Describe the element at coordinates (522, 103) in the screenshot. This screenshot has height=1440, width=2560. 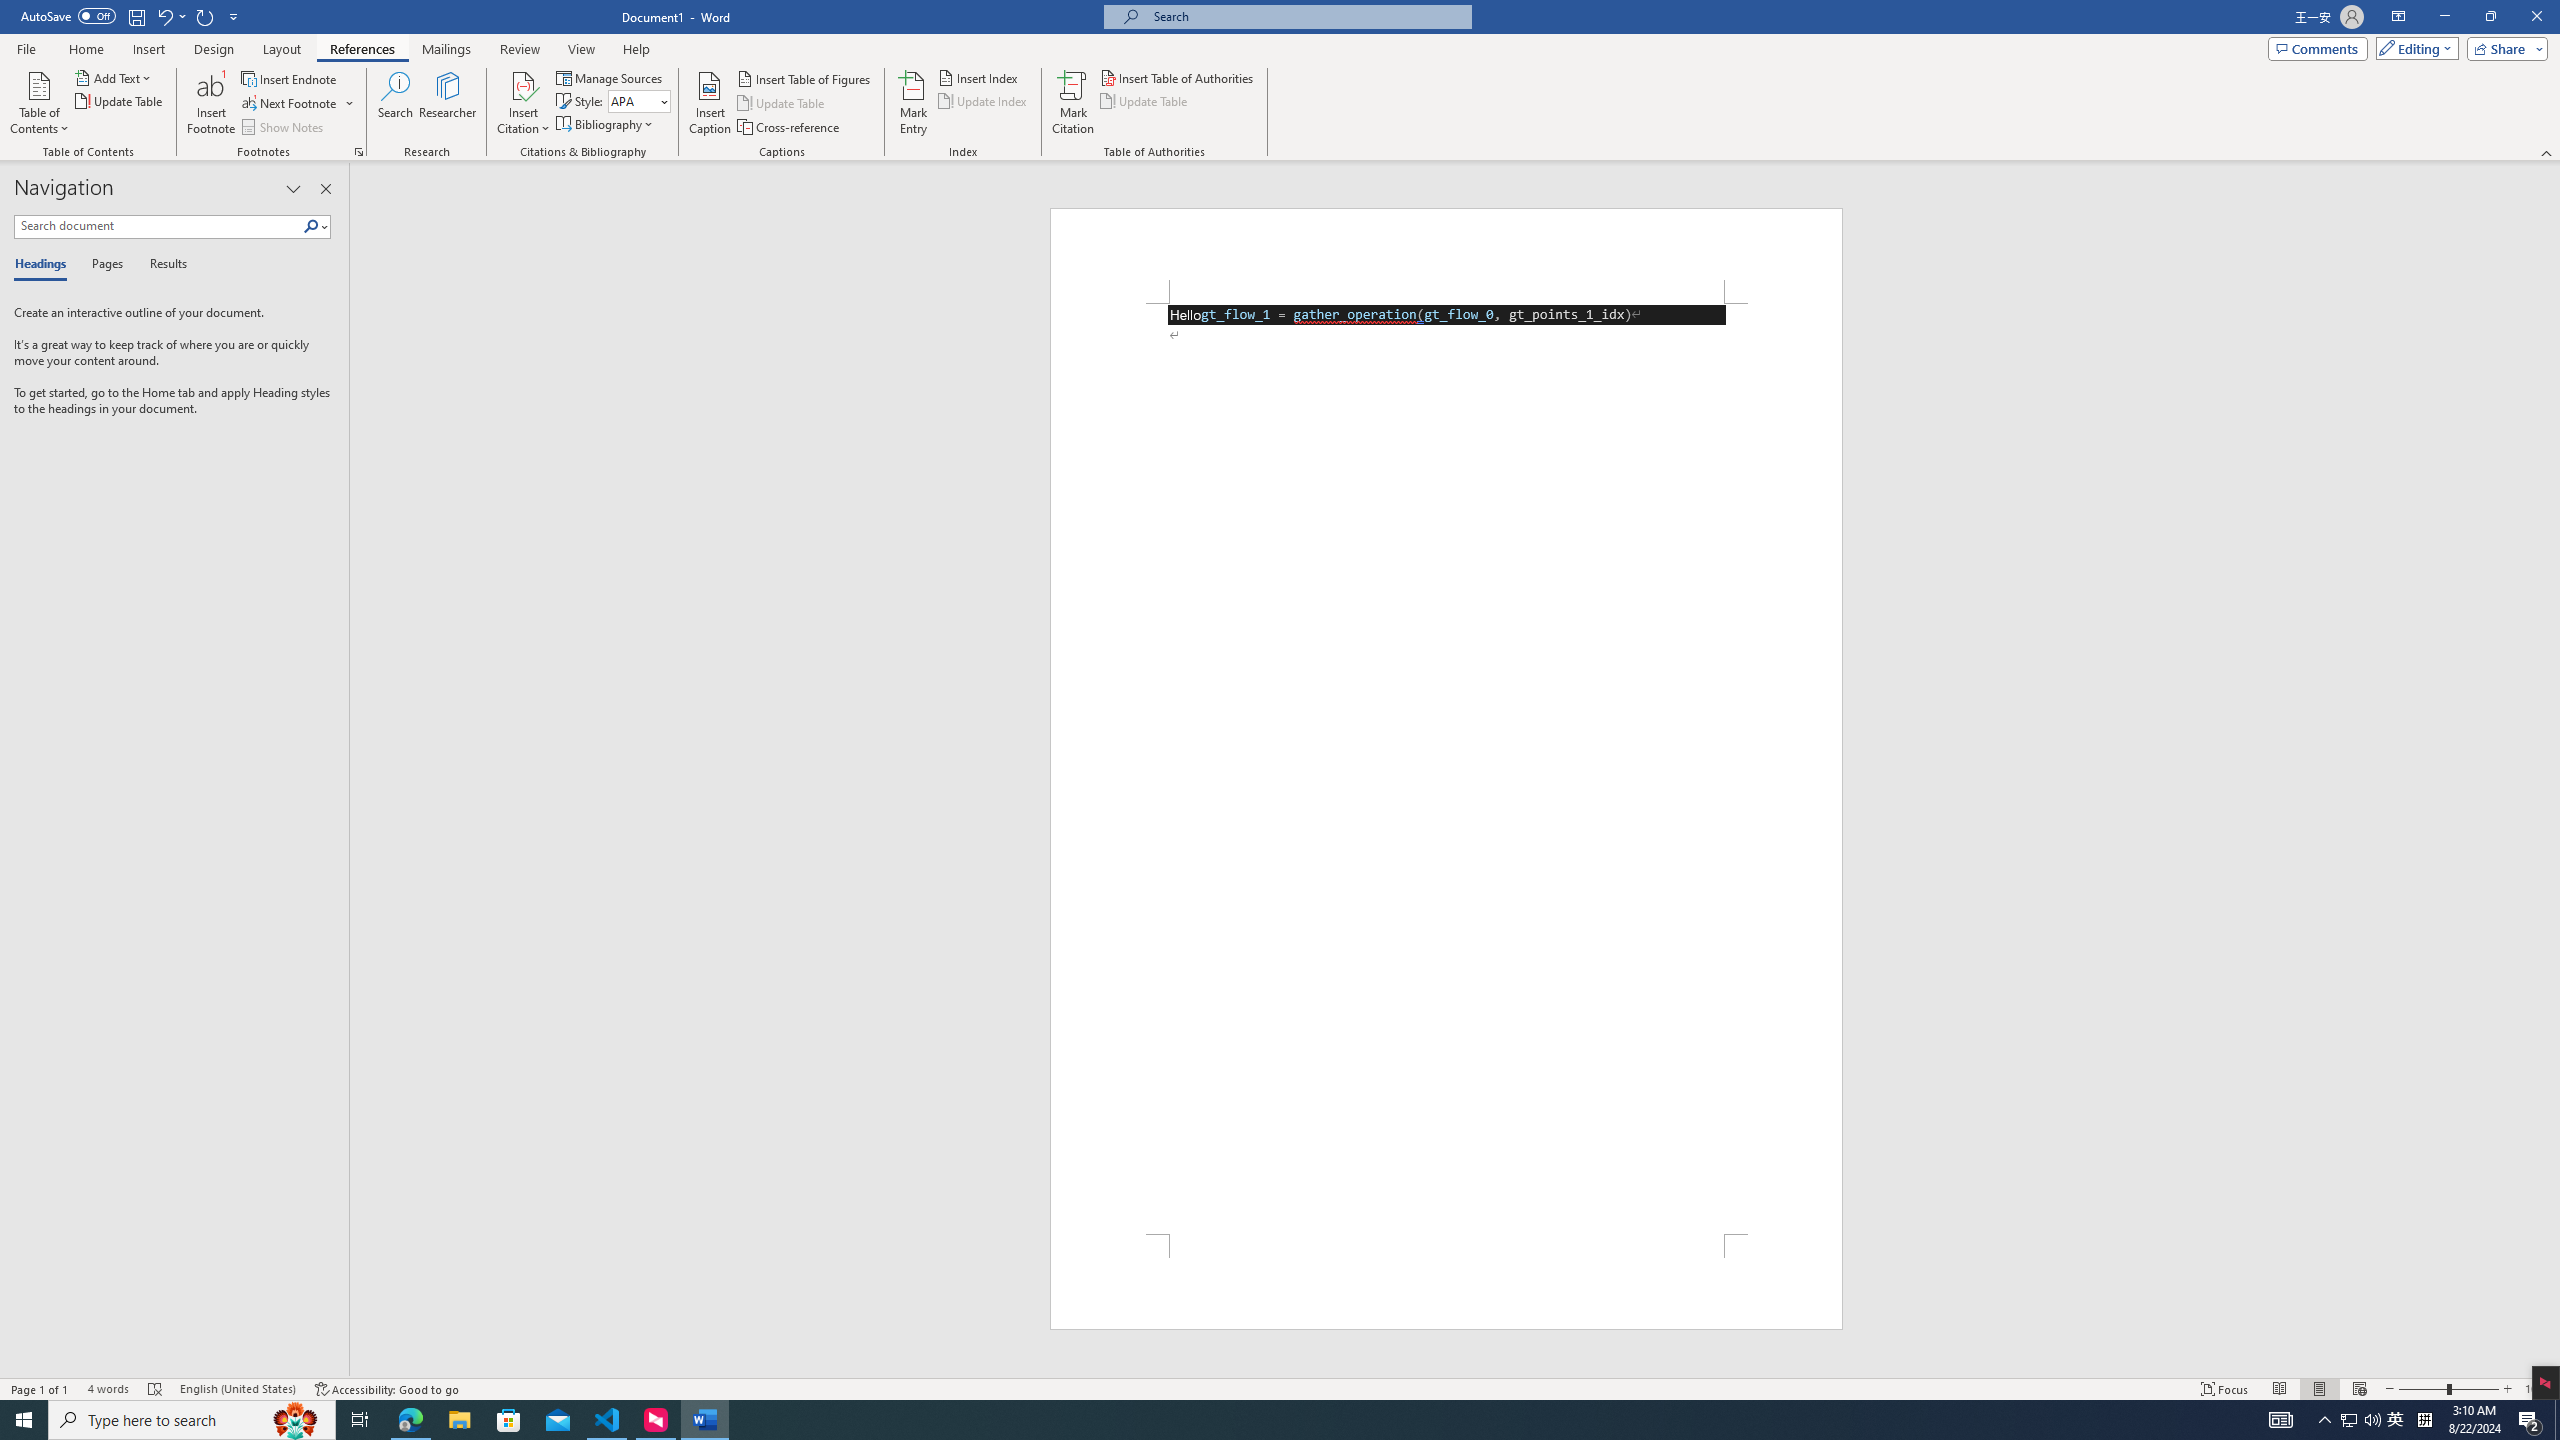
I see `'Insert Citation'` at that location.